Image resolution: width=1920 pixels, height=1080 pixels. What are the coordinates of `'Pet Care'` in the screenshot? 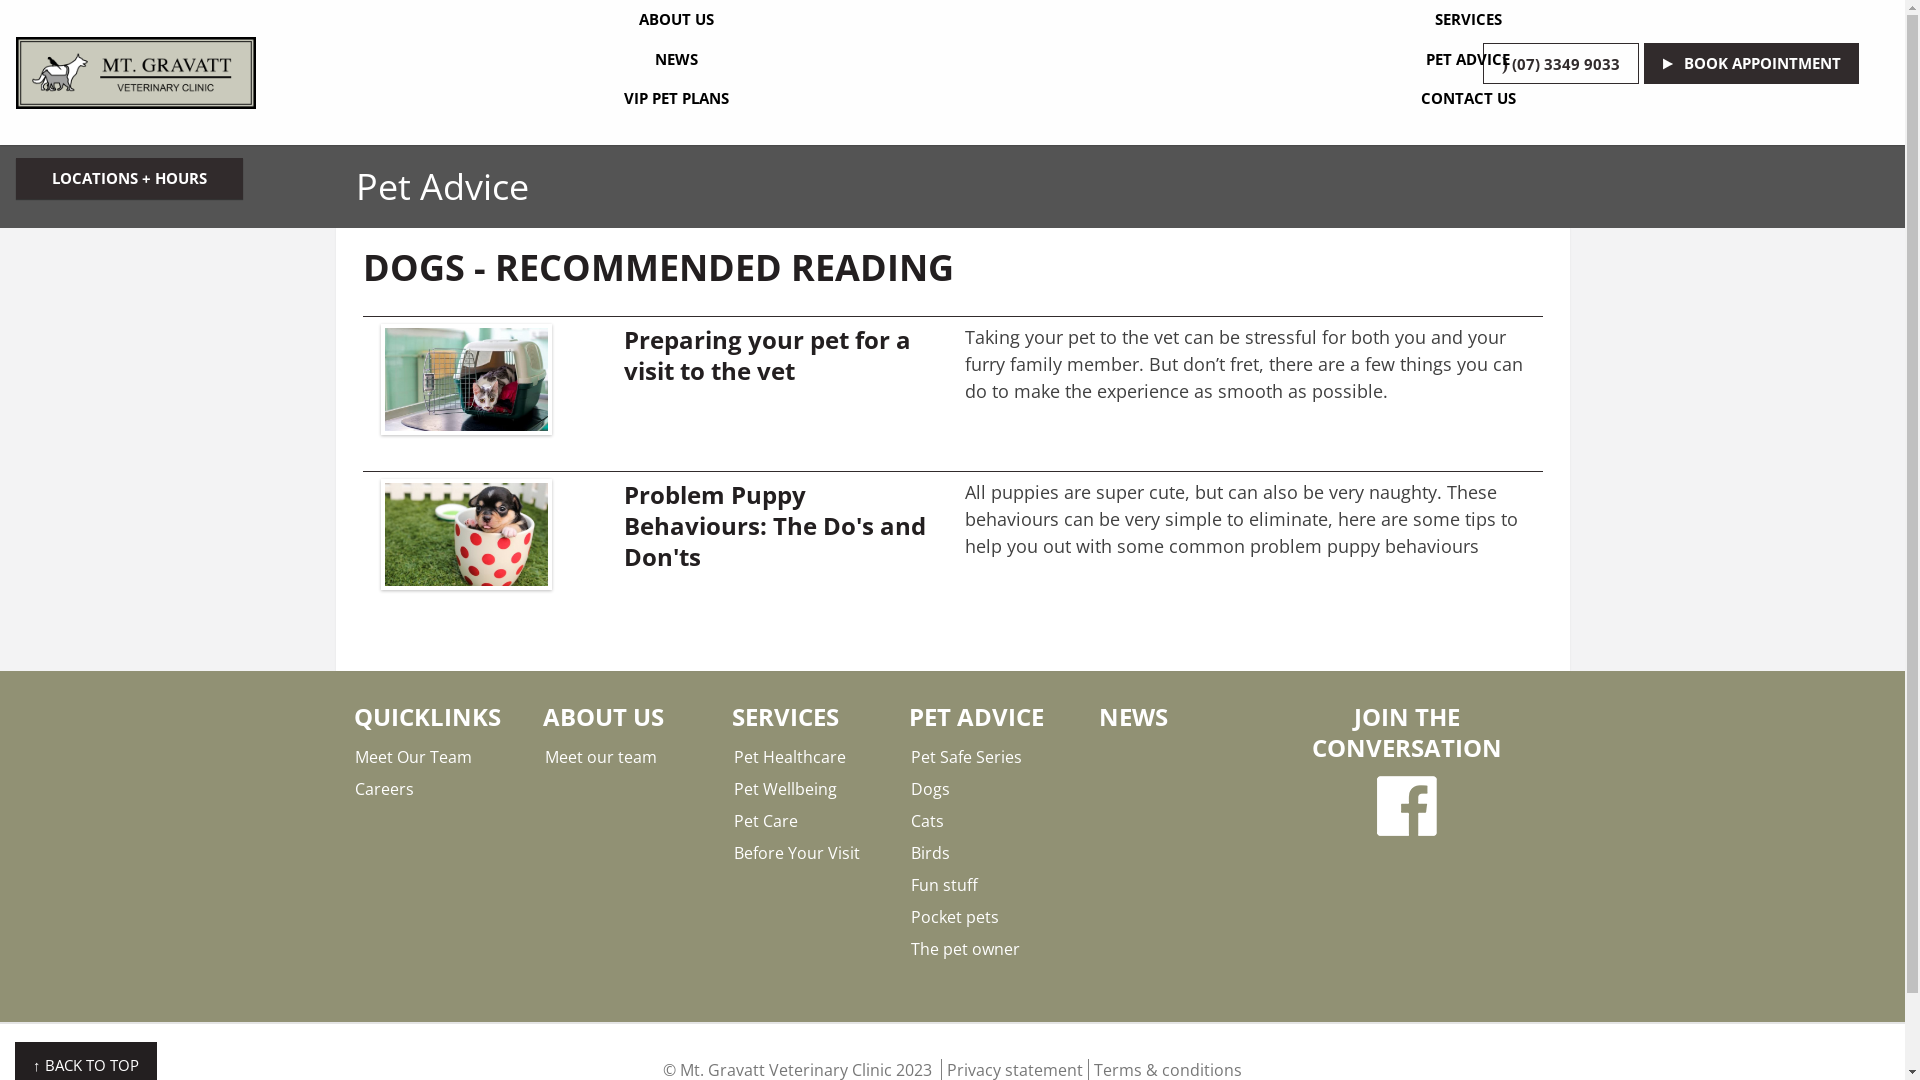 It's located at (733, 821).